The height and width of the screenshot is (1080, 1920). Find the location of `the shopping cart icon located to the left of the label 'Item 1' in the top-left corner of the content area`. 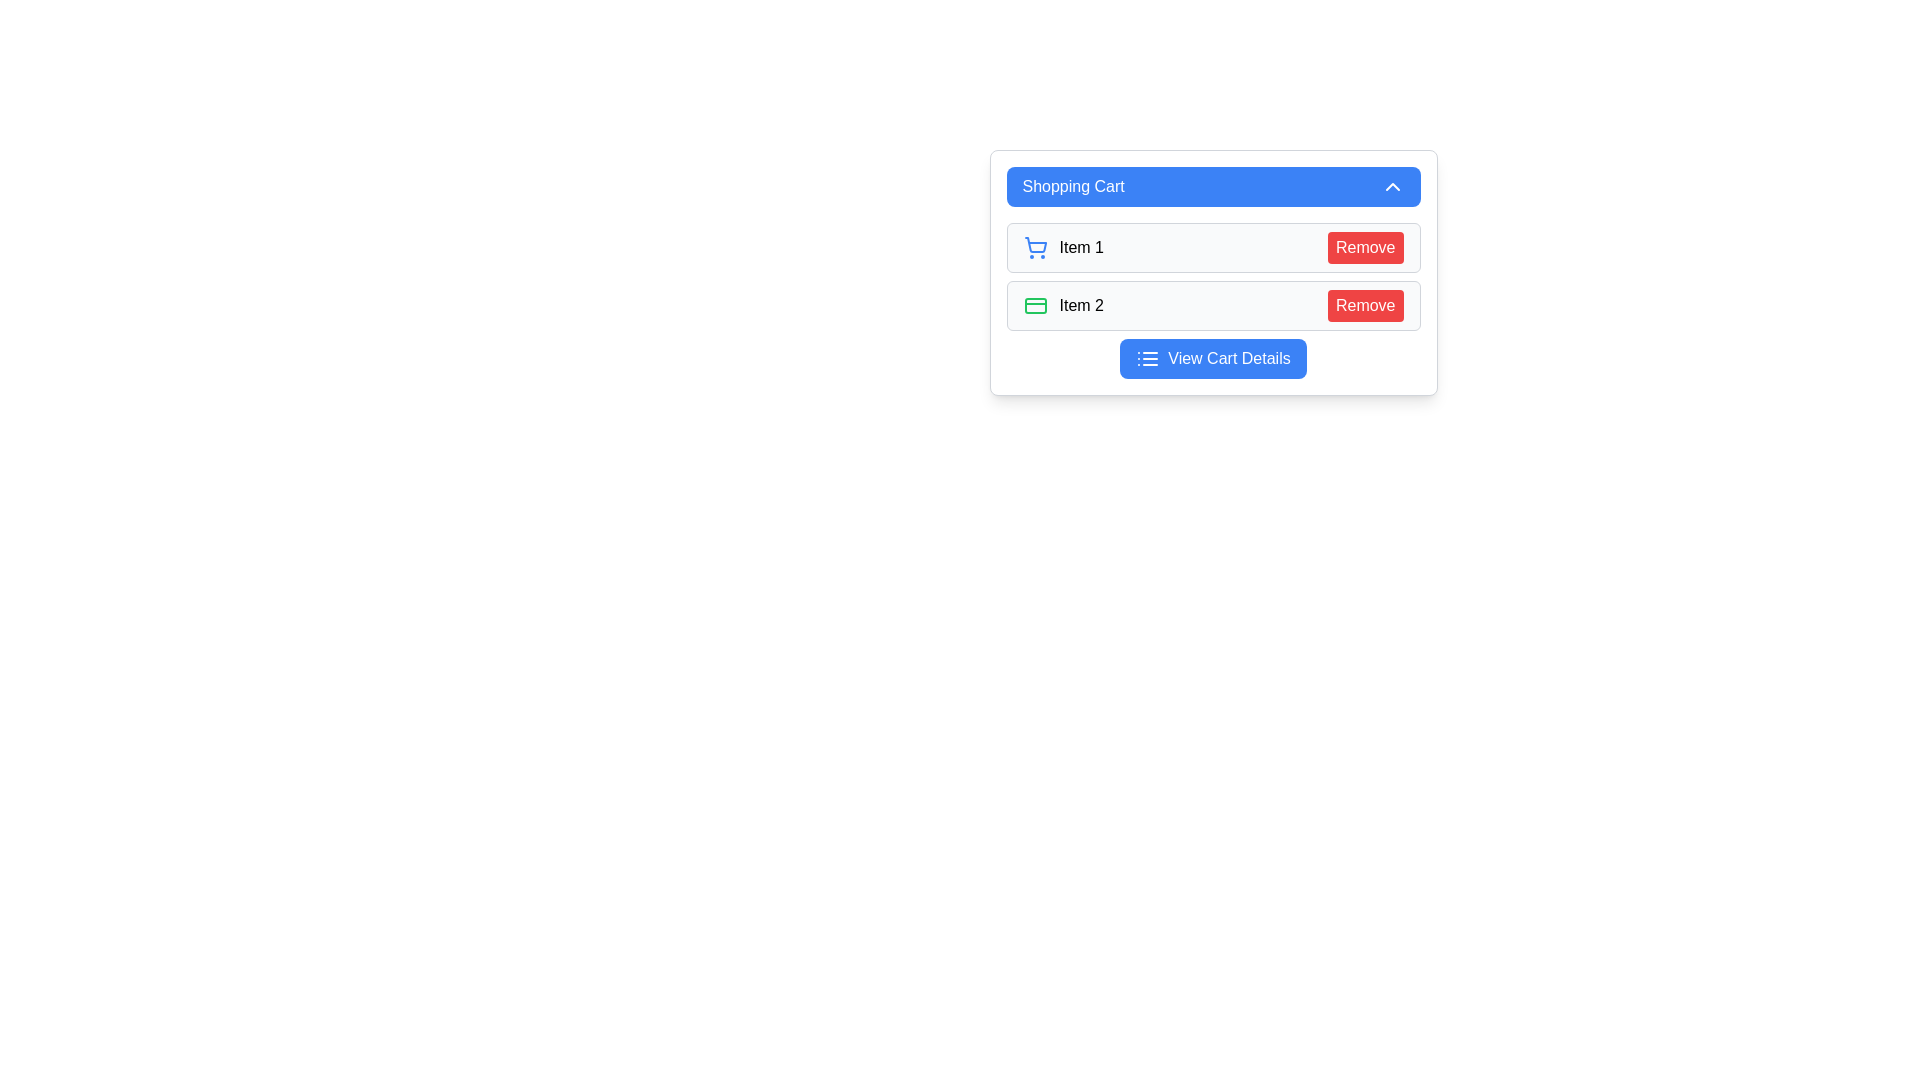

the shopping cart icon located to the left of the label 'Item 1' in the top-left corner of the content area is located at coordinates (1035, 244).